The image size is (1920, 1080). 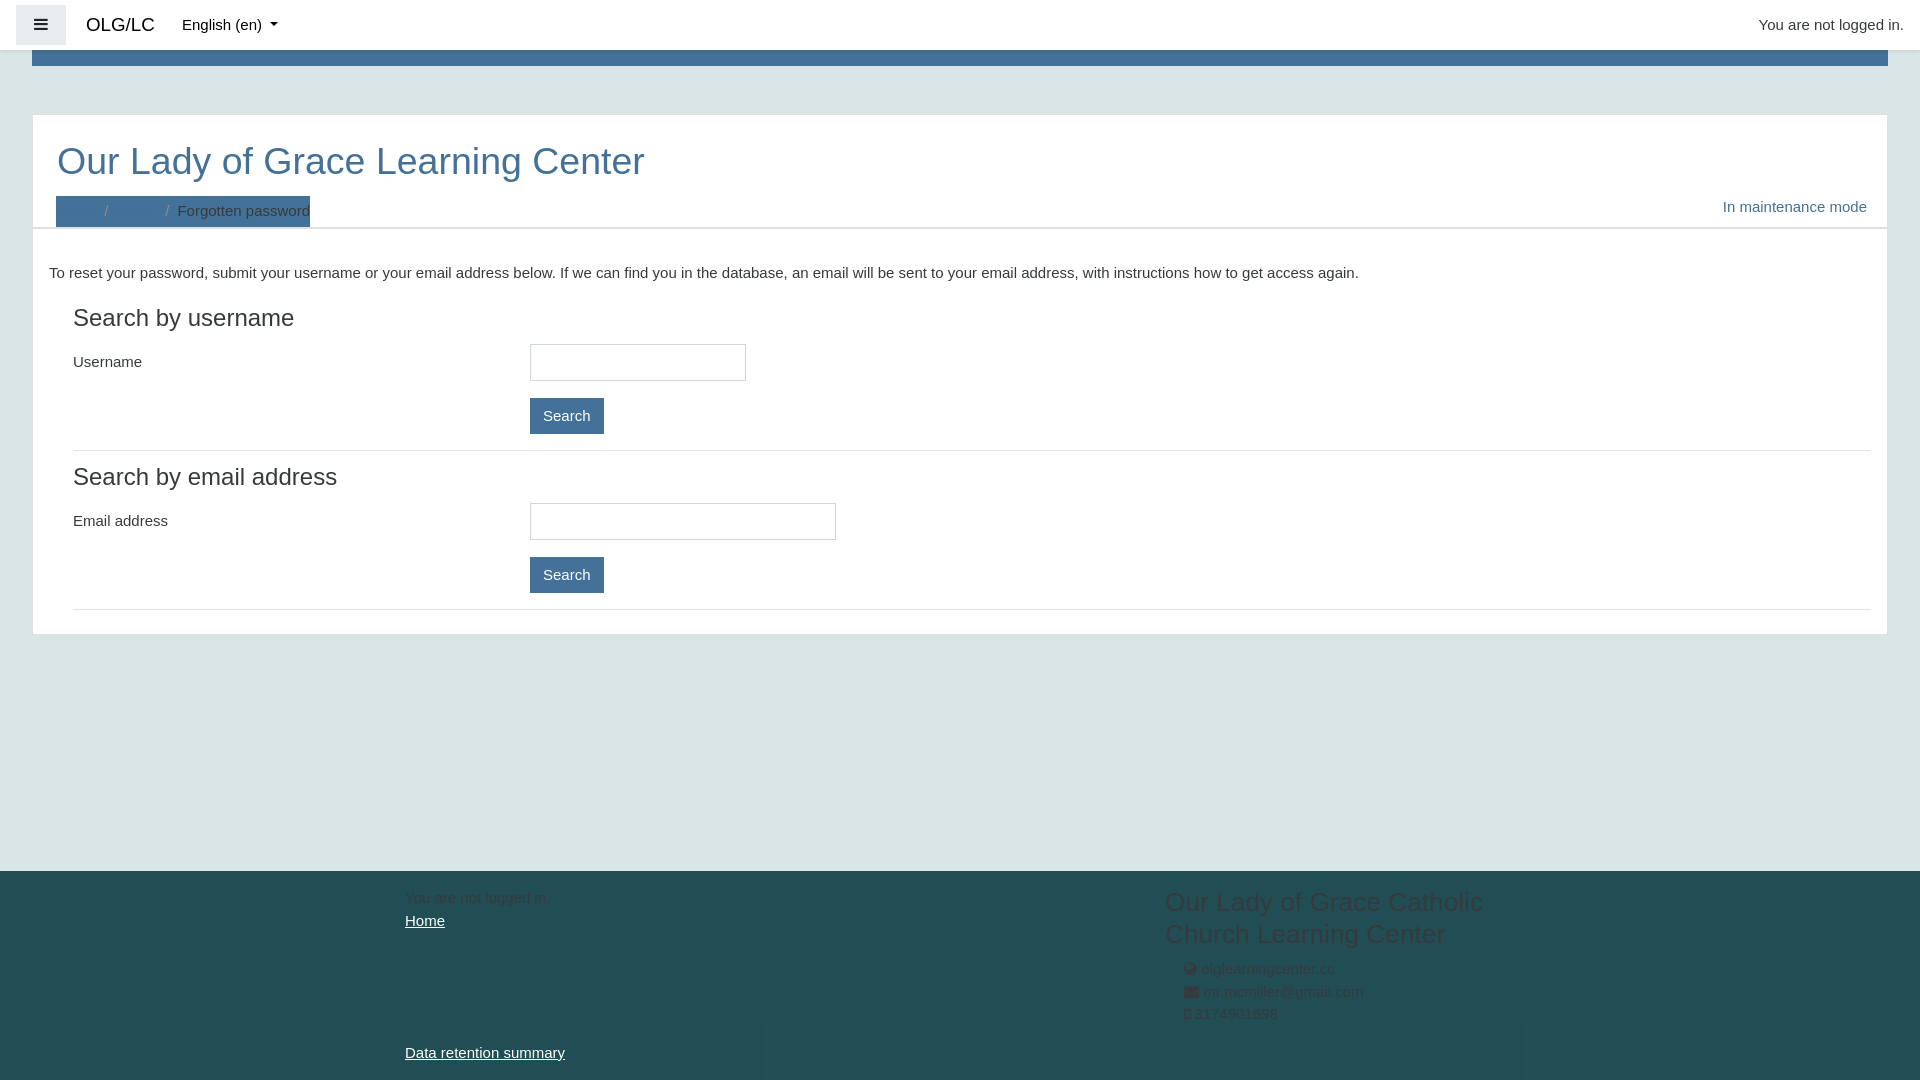 I want to click on 'Side panel', so click(x=41, y=25).